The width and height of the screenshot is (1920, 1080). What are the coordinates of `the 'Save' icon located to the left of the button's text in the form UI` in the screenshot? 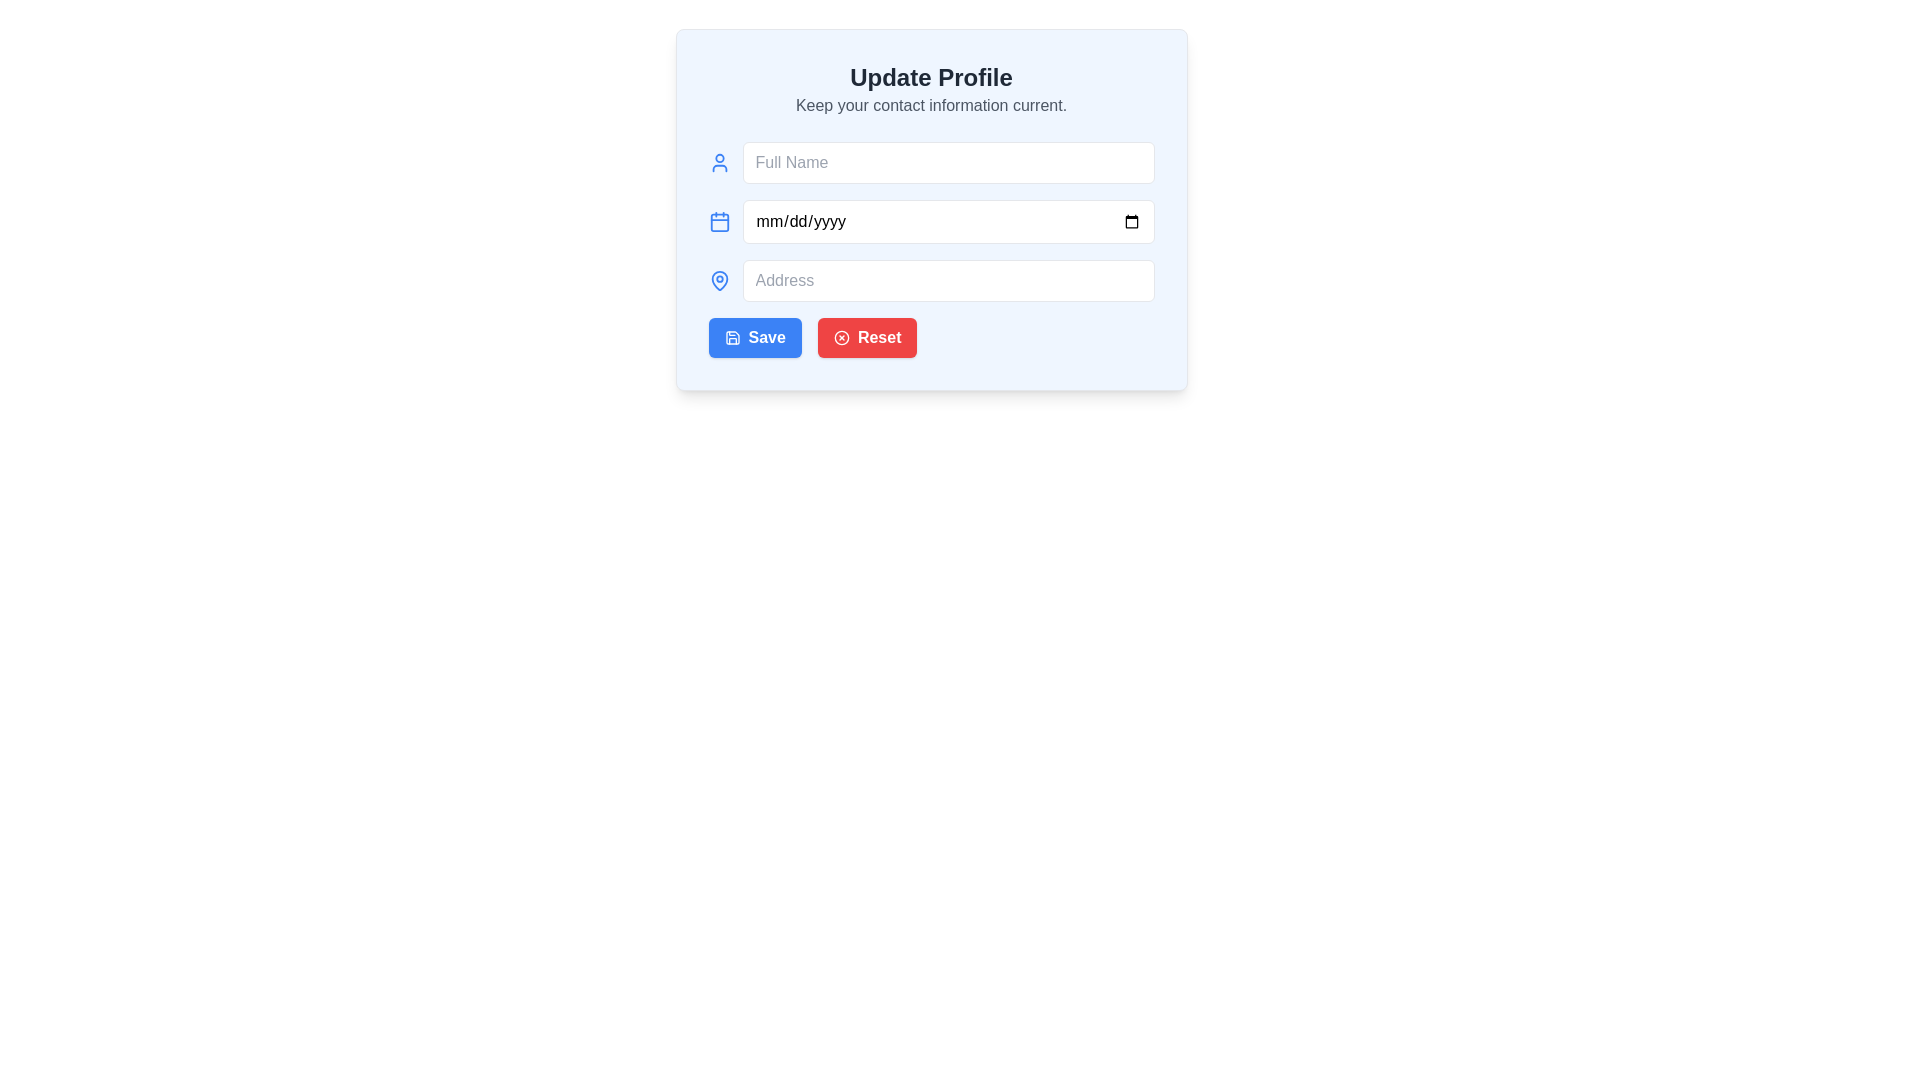 It's located at (731, 337).